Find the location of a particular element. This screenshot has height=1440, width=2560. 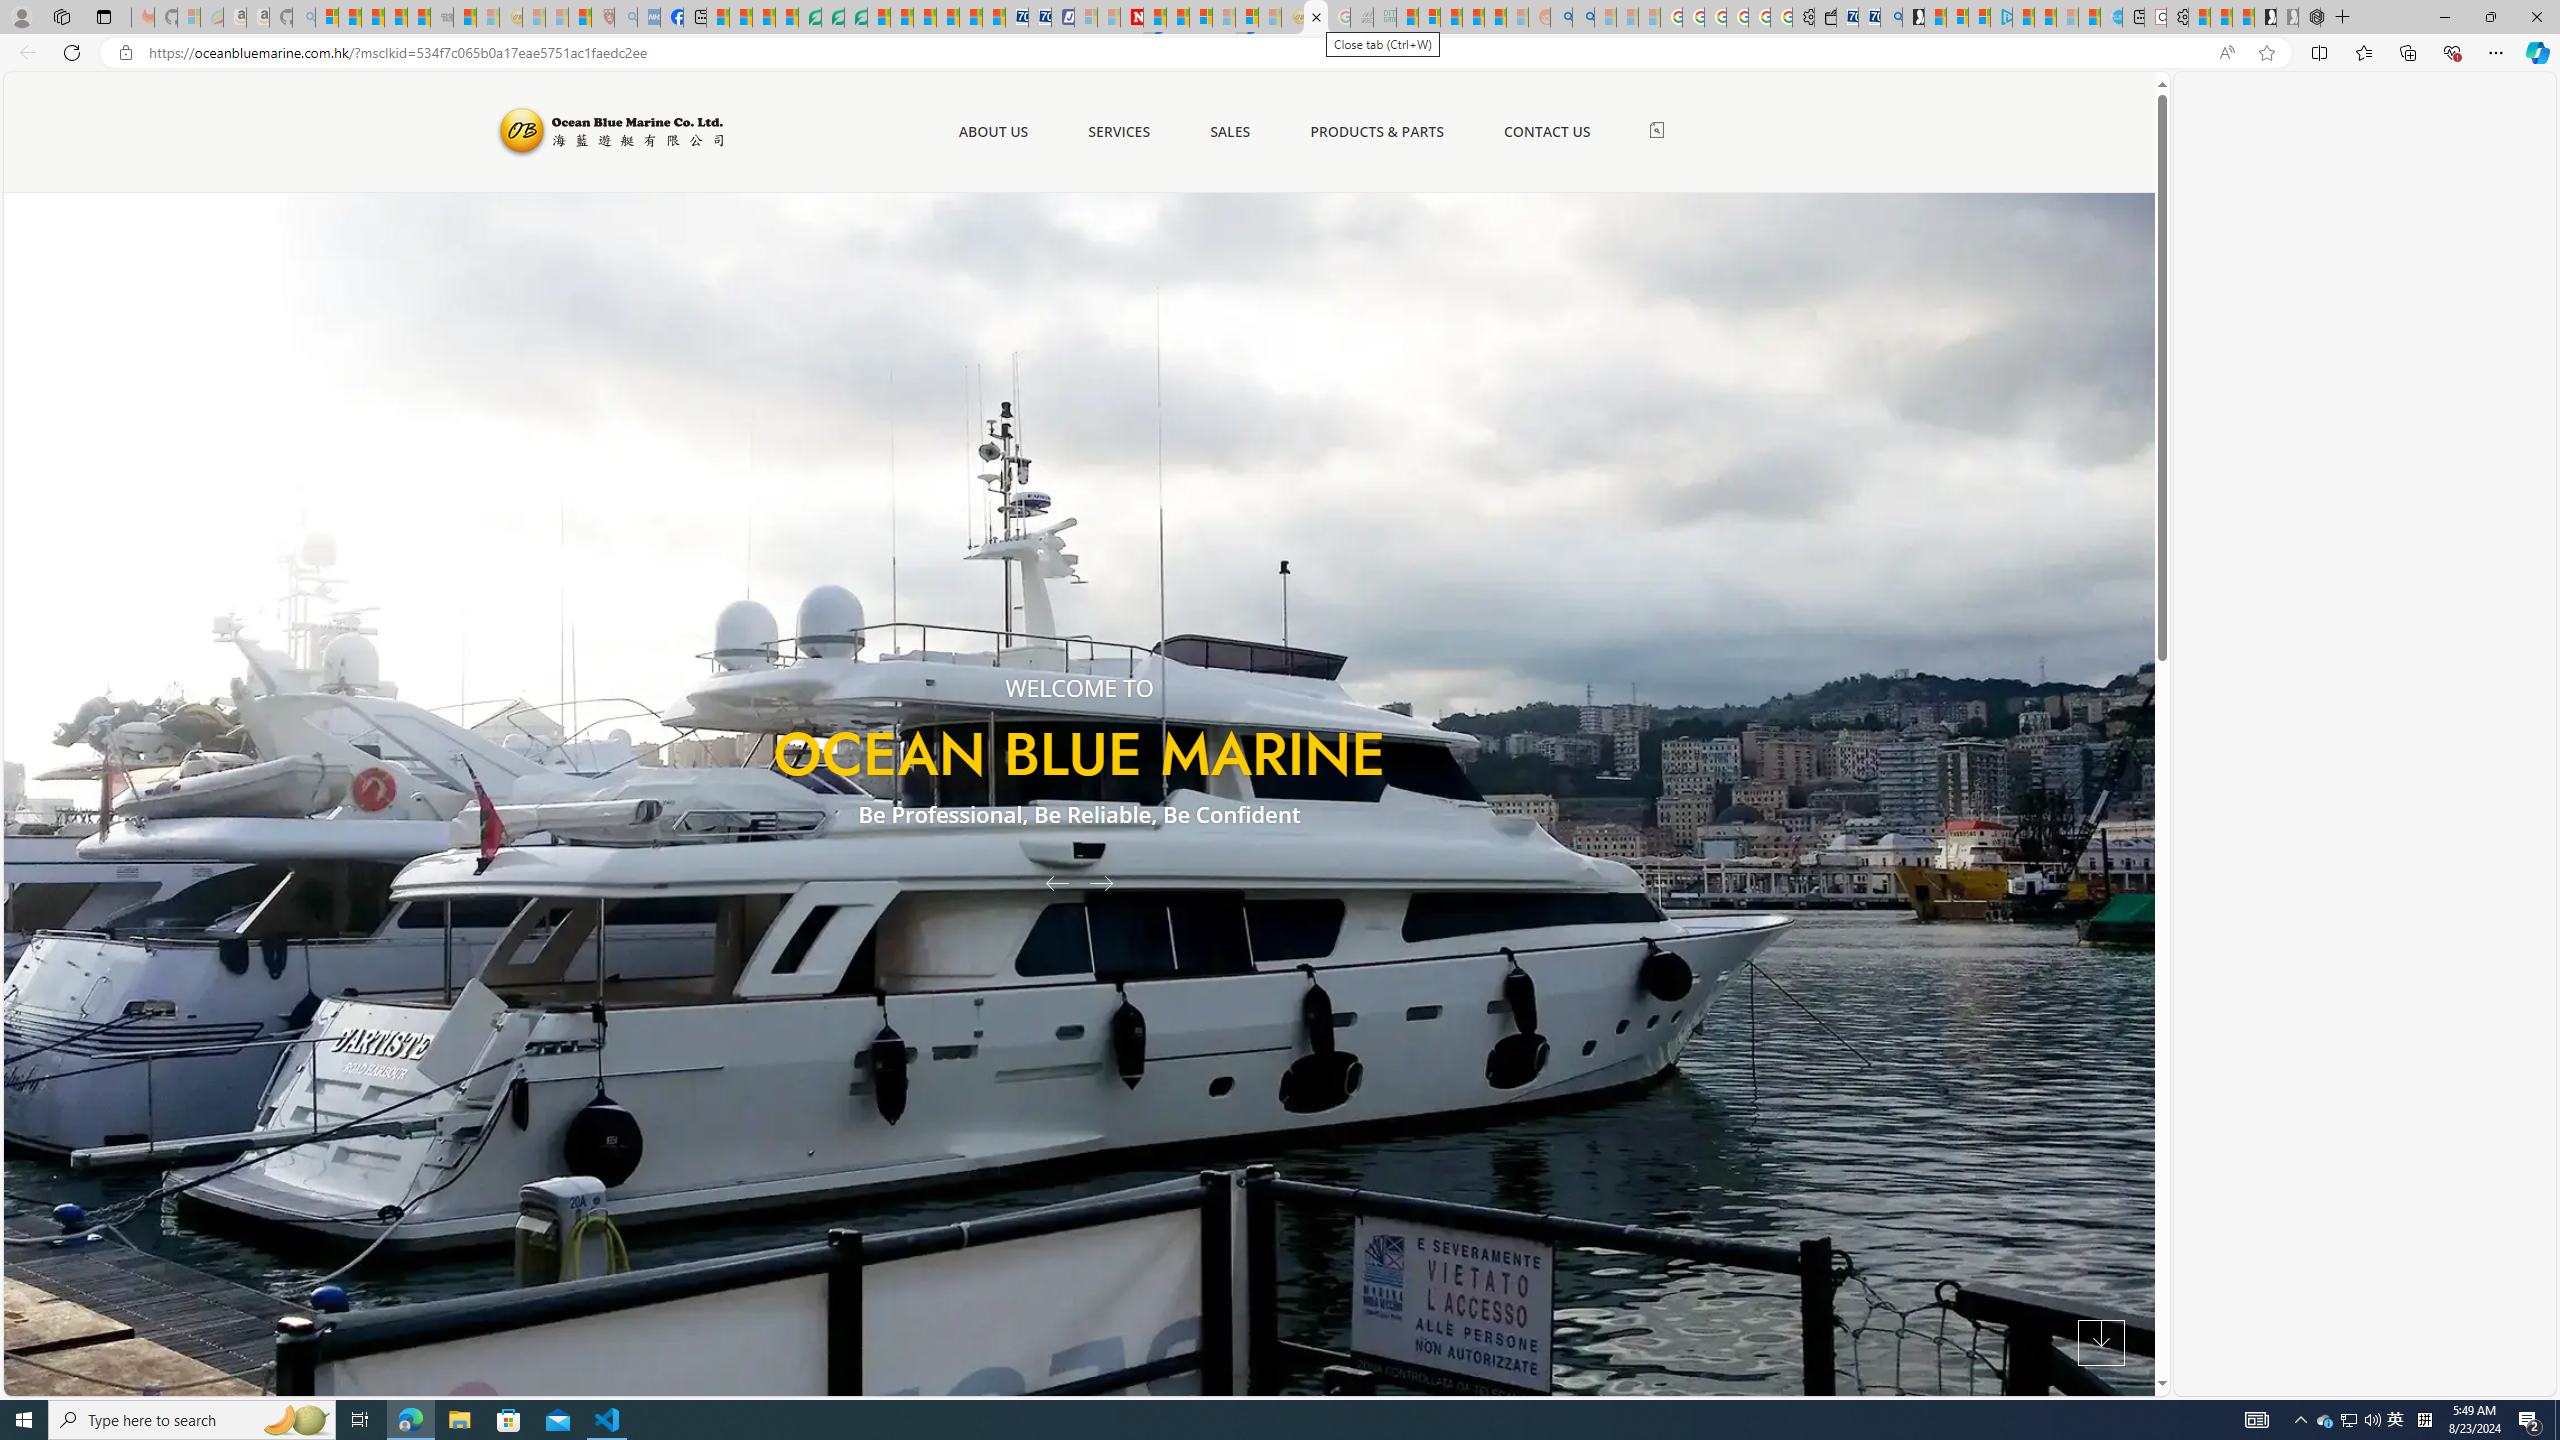

'LendingTree - Compare Lenders' is located at coordinates (810, 16).